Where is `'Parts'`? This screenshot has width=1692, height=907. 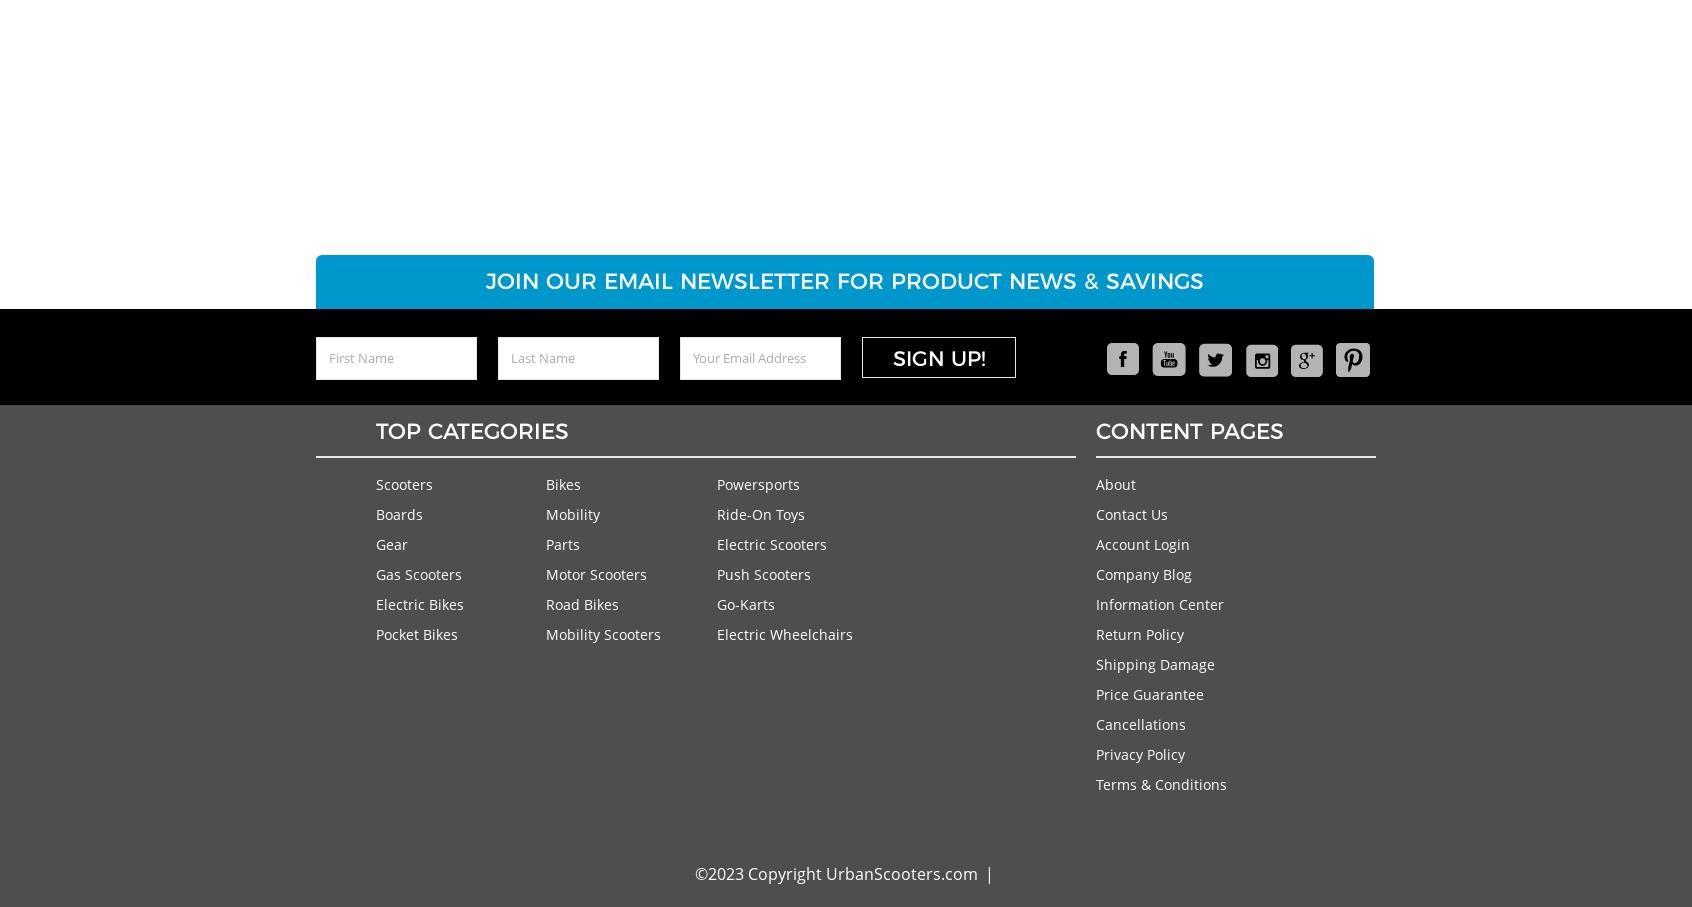
'Parts' is located at coordinates (562, 543).